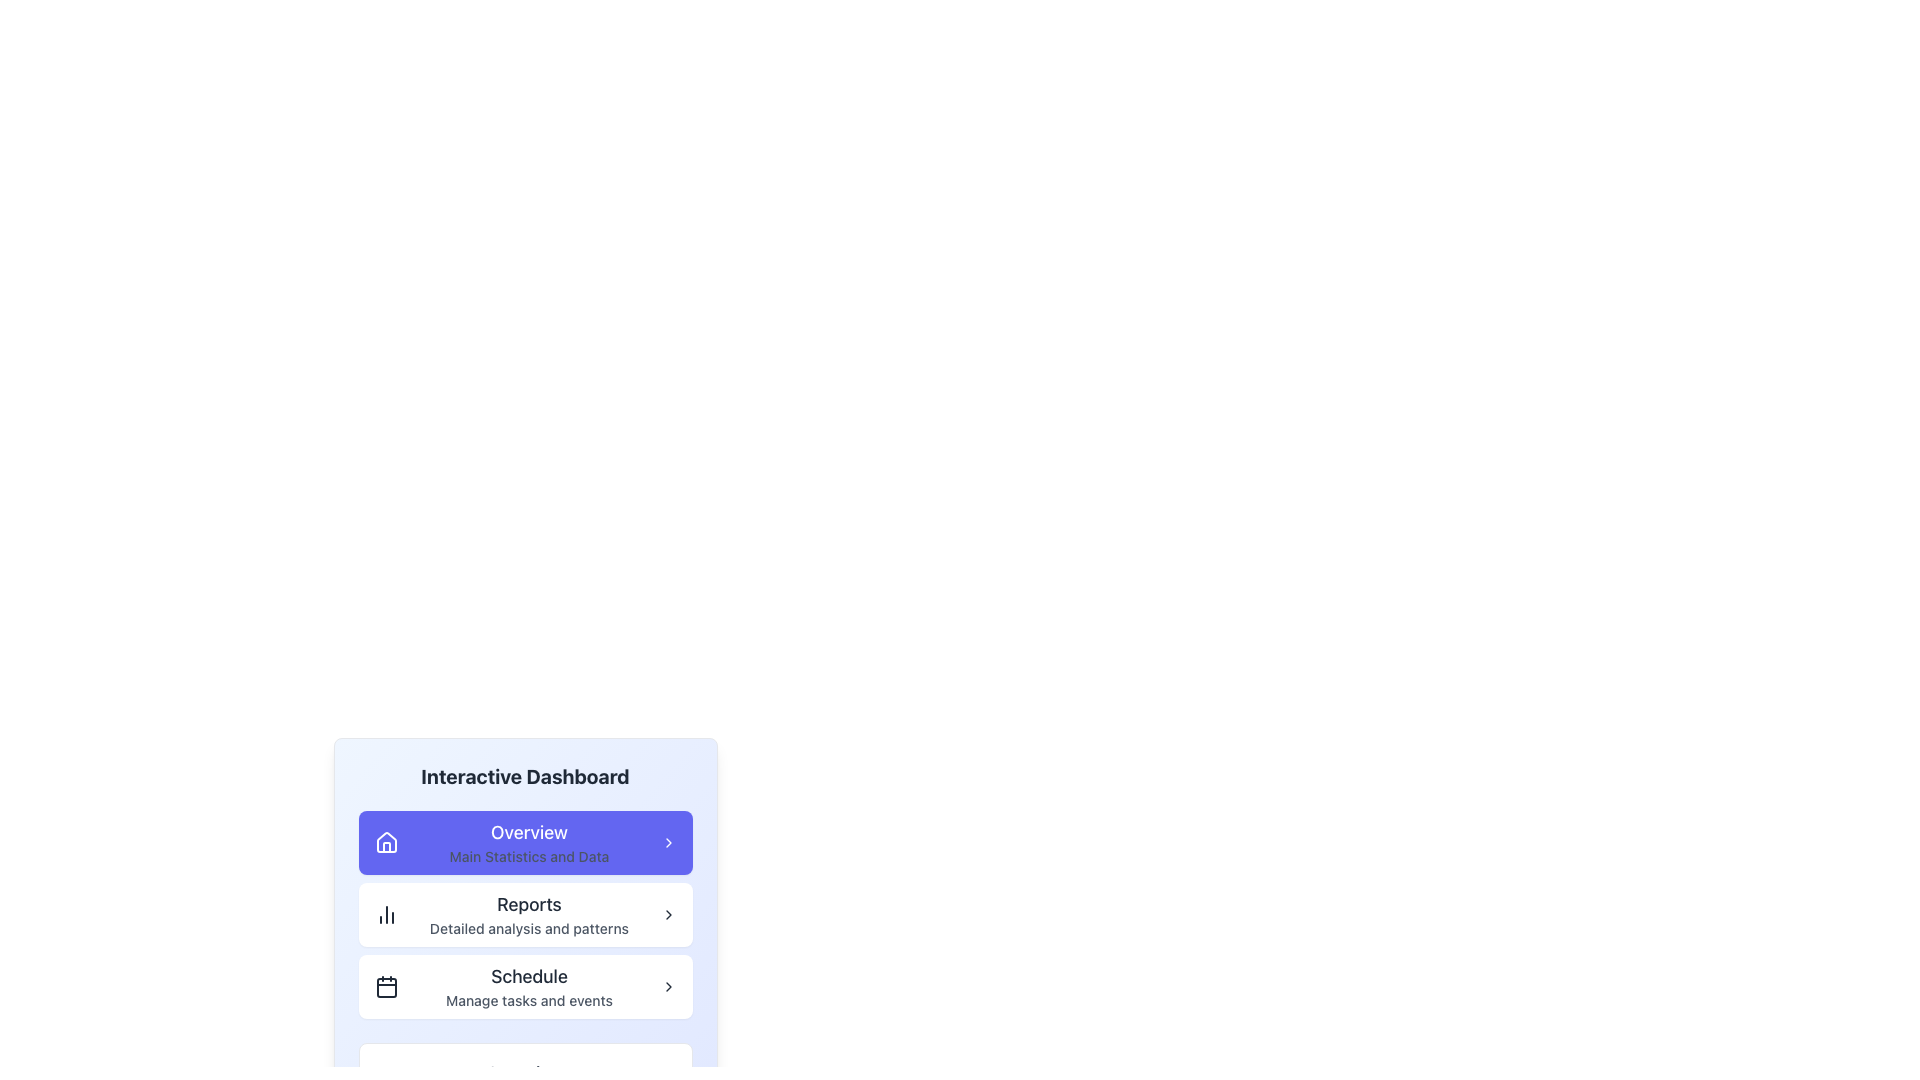 This screenshot has height=1080, width=1920. Describe the element at coordinates (386, 843) in the screenshot. I see `the house outline icon located adjacent to the 'Overview' text label in the 'Interactive Dashboard' panel` at that location.